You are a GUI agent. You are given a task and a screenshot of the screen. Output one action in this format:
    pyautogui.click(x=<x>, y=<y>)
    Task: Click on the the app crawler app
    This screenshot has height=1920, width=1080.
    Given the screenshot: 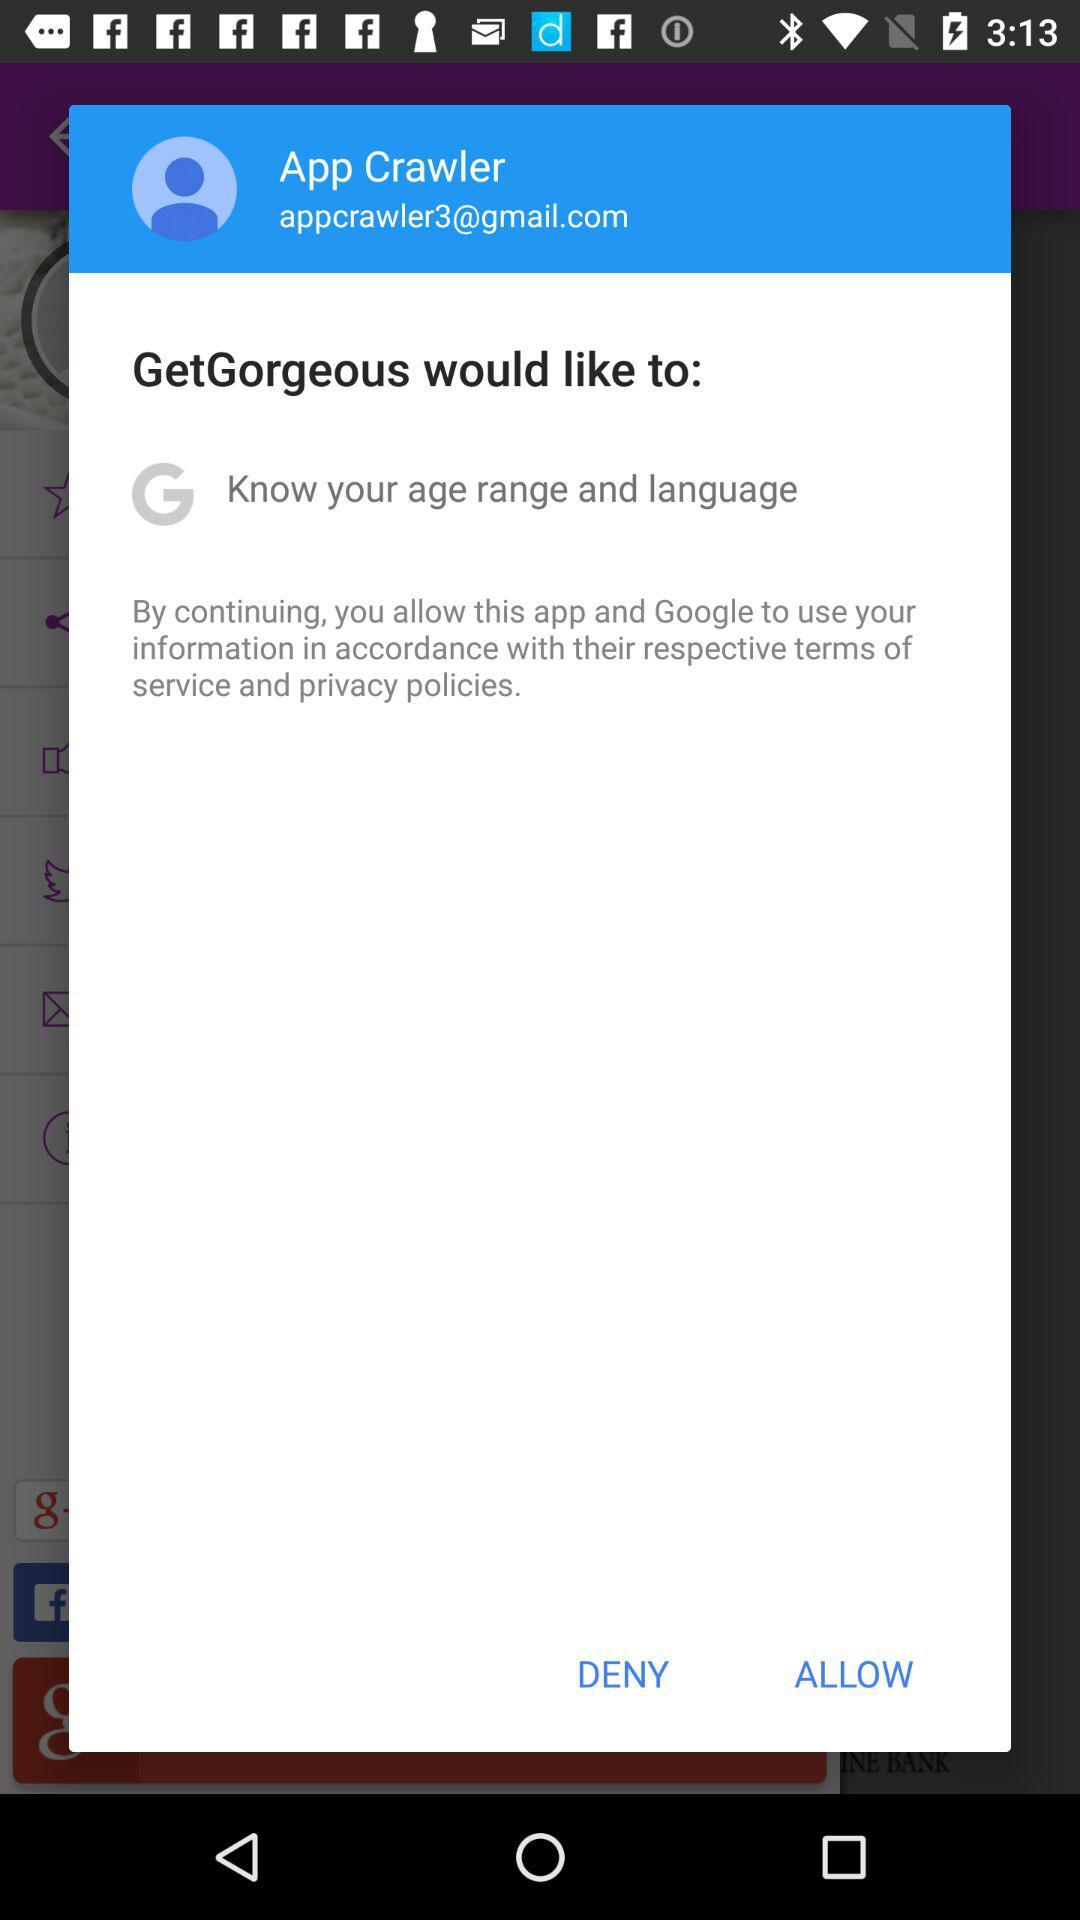 What is the action you would take?
    pyautogui.click(x=392, y=164)
    